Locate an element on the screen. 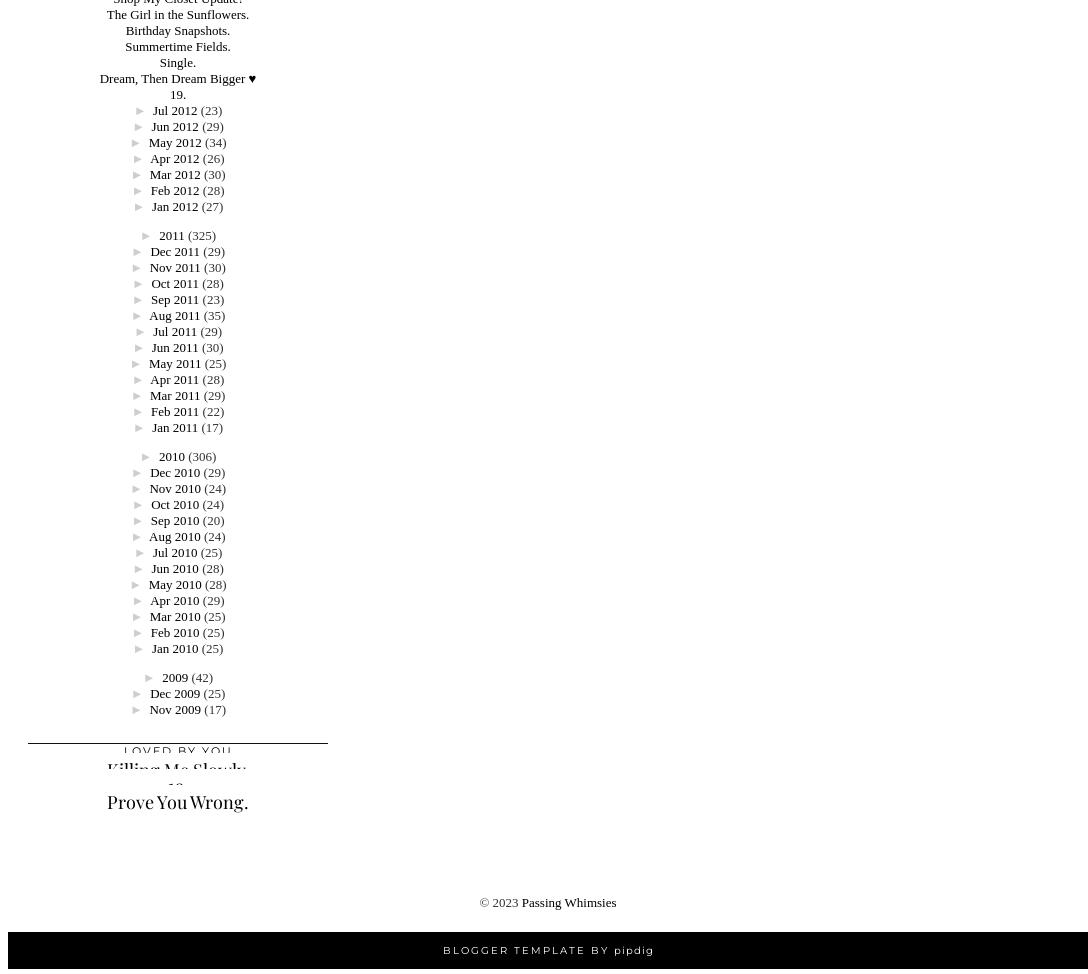 The width and height of the screenshot is (1088, 974). '(26)' is located at coordinates (201, 157).